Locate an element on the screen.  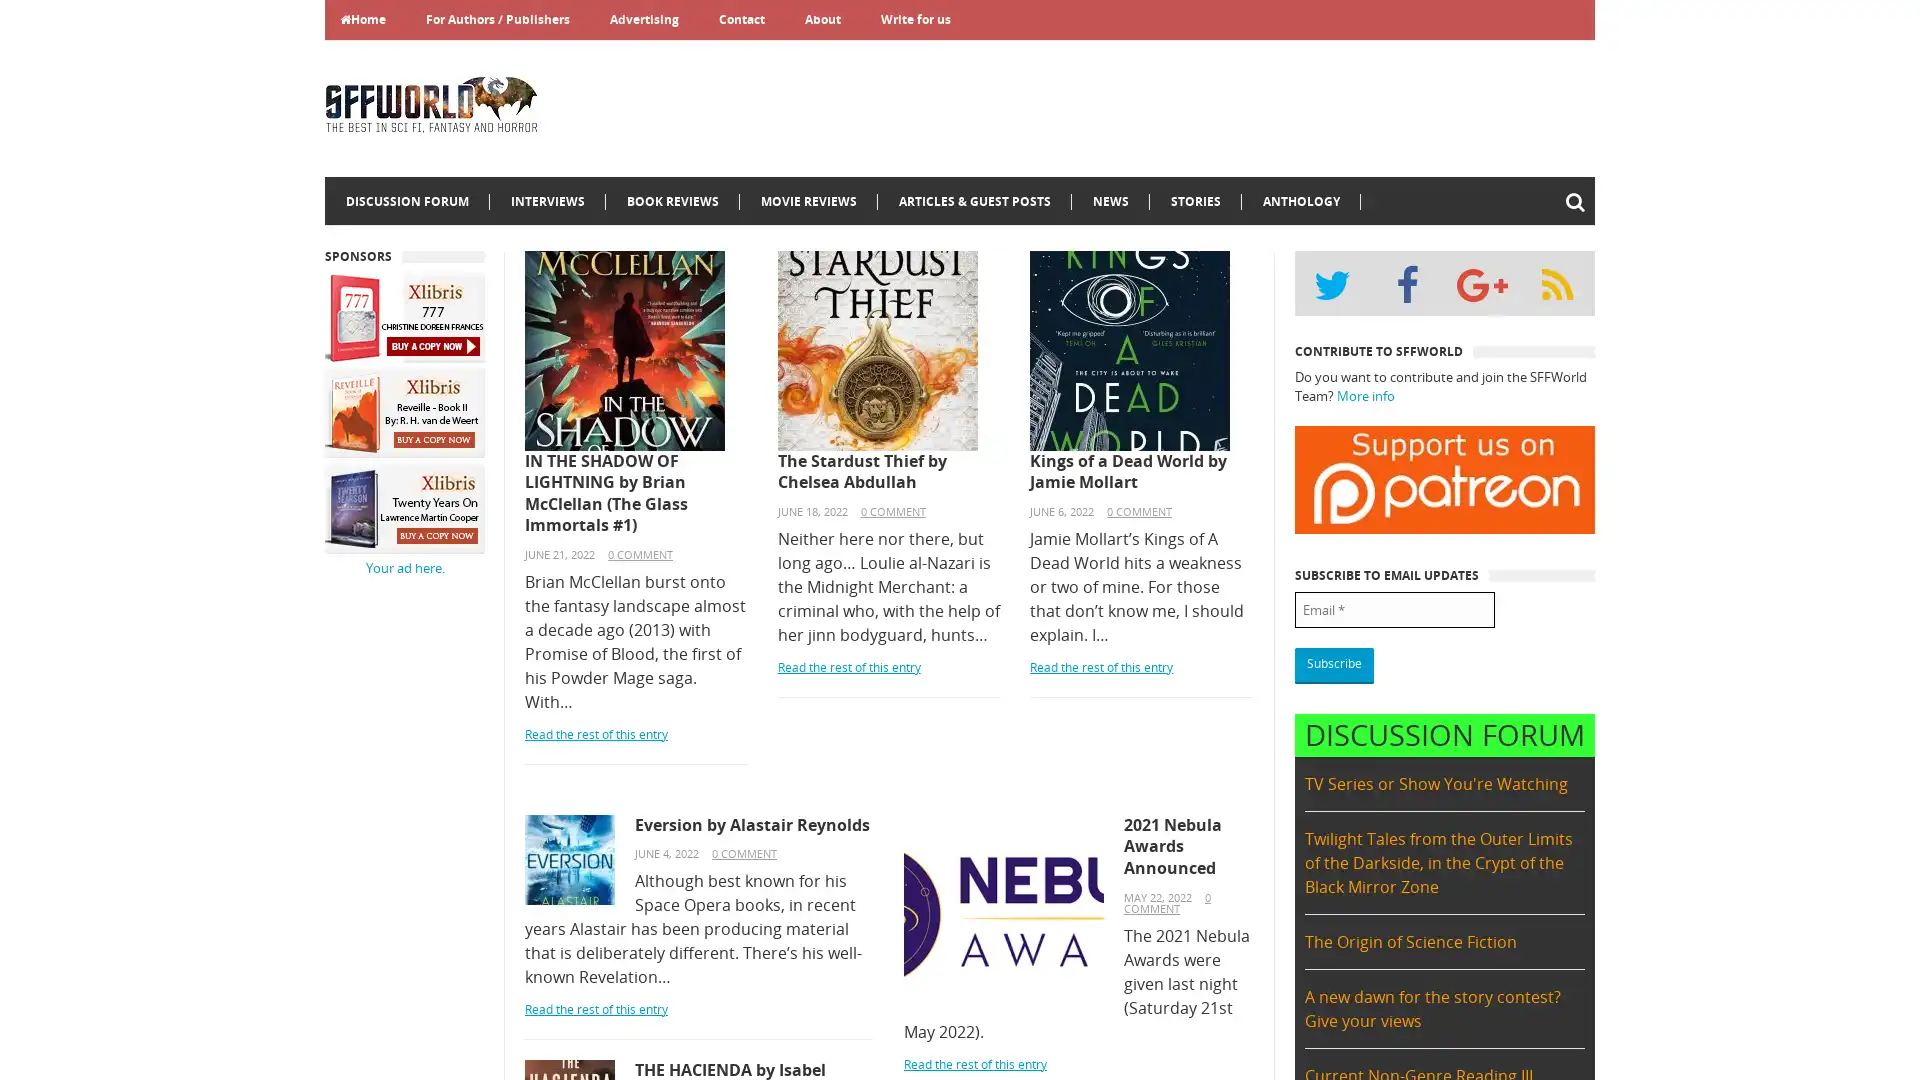
Subscribe is located at coordinates (1334, 664).